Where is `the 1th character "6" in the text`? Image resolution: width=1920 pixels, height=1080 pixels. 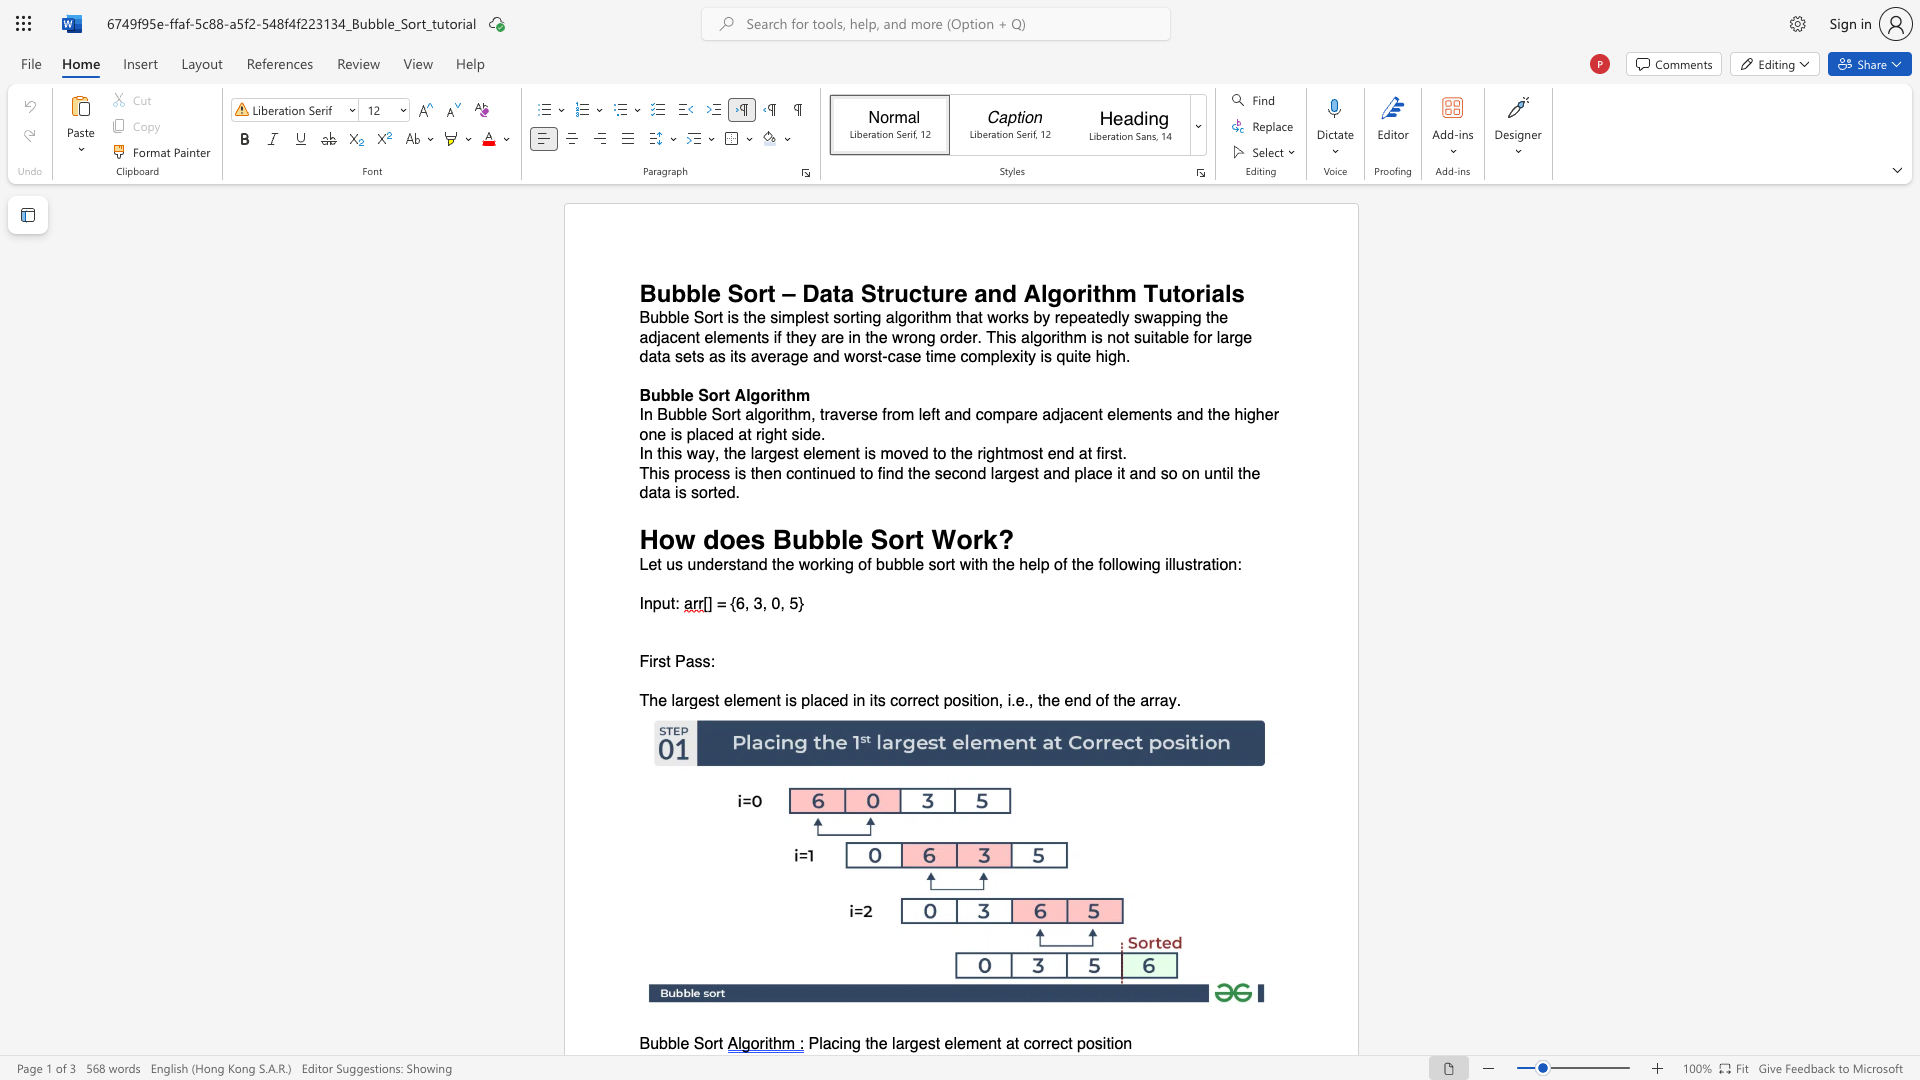
the 1th character "6" in the text is located at coordinates (739, 603).